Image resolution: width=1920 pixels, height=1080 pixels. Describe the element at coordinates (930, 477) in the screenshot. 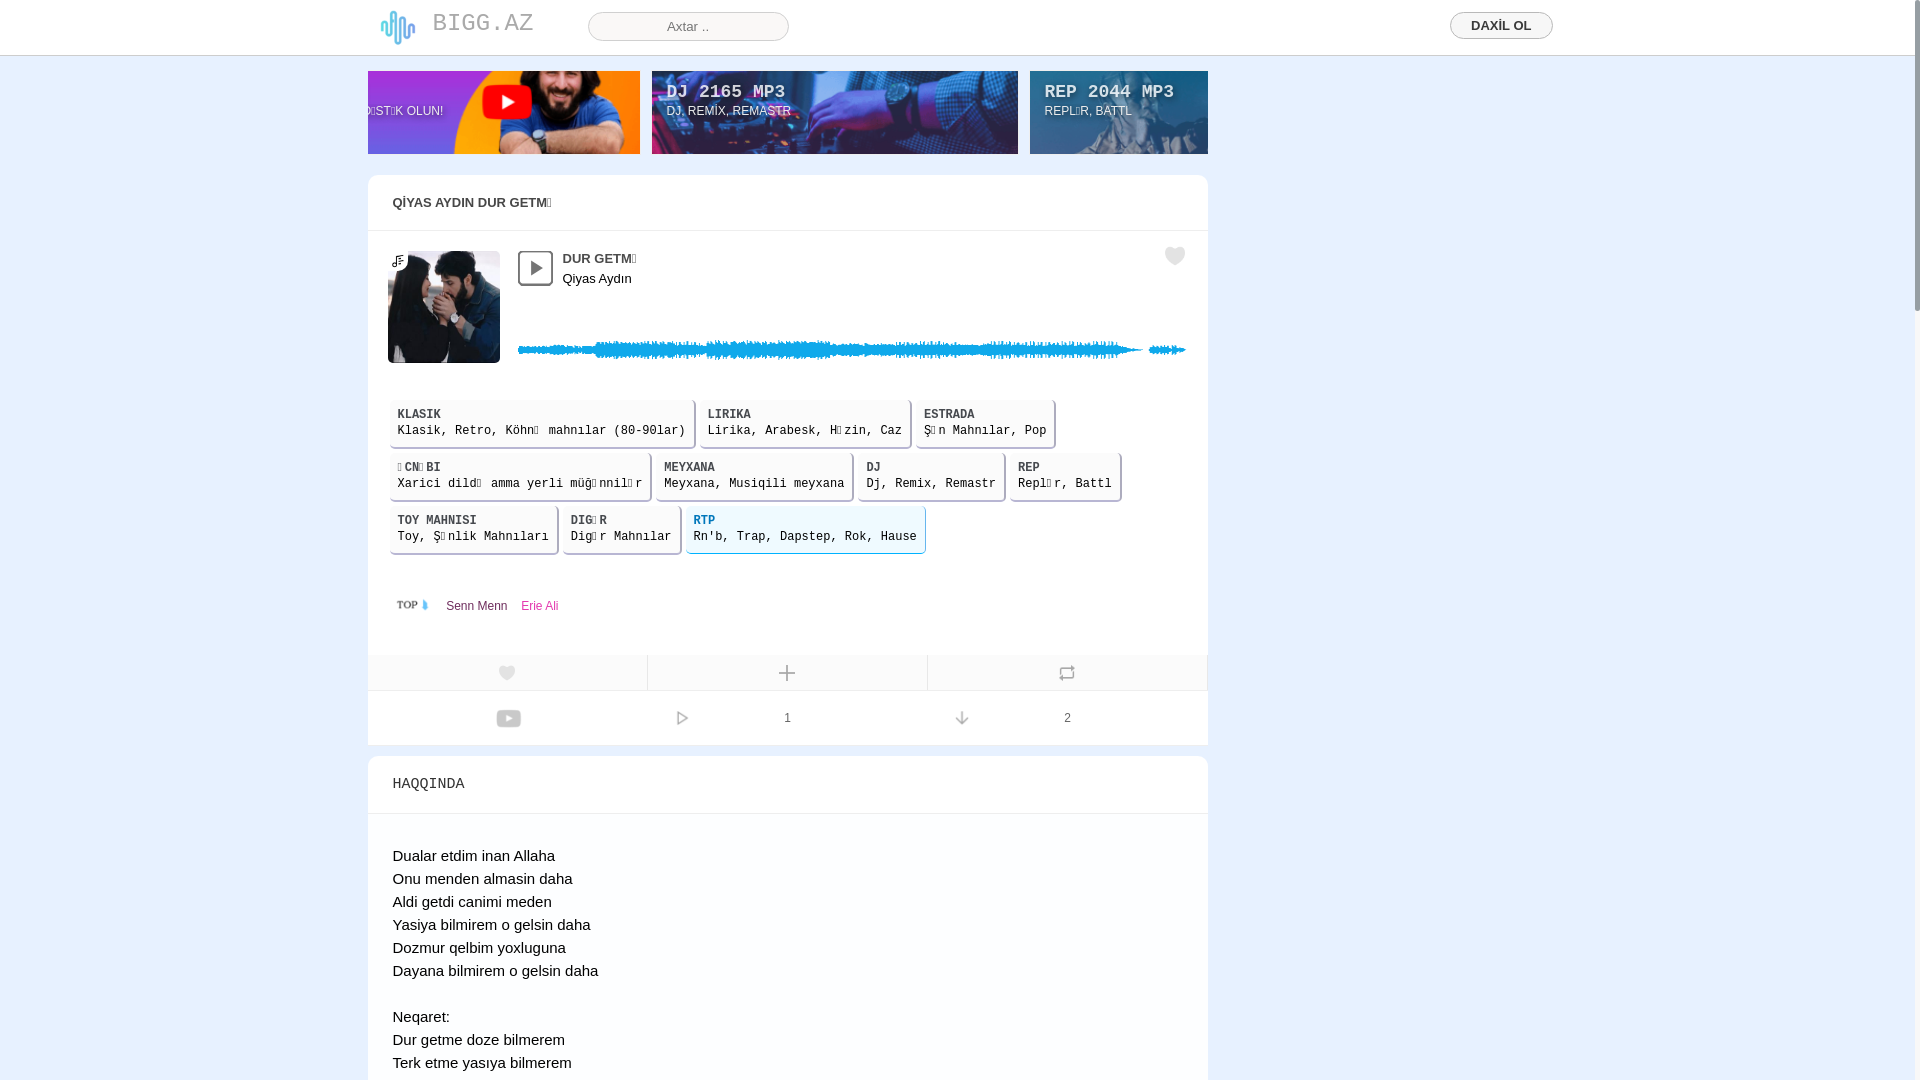

I see `'DJ` at that location.